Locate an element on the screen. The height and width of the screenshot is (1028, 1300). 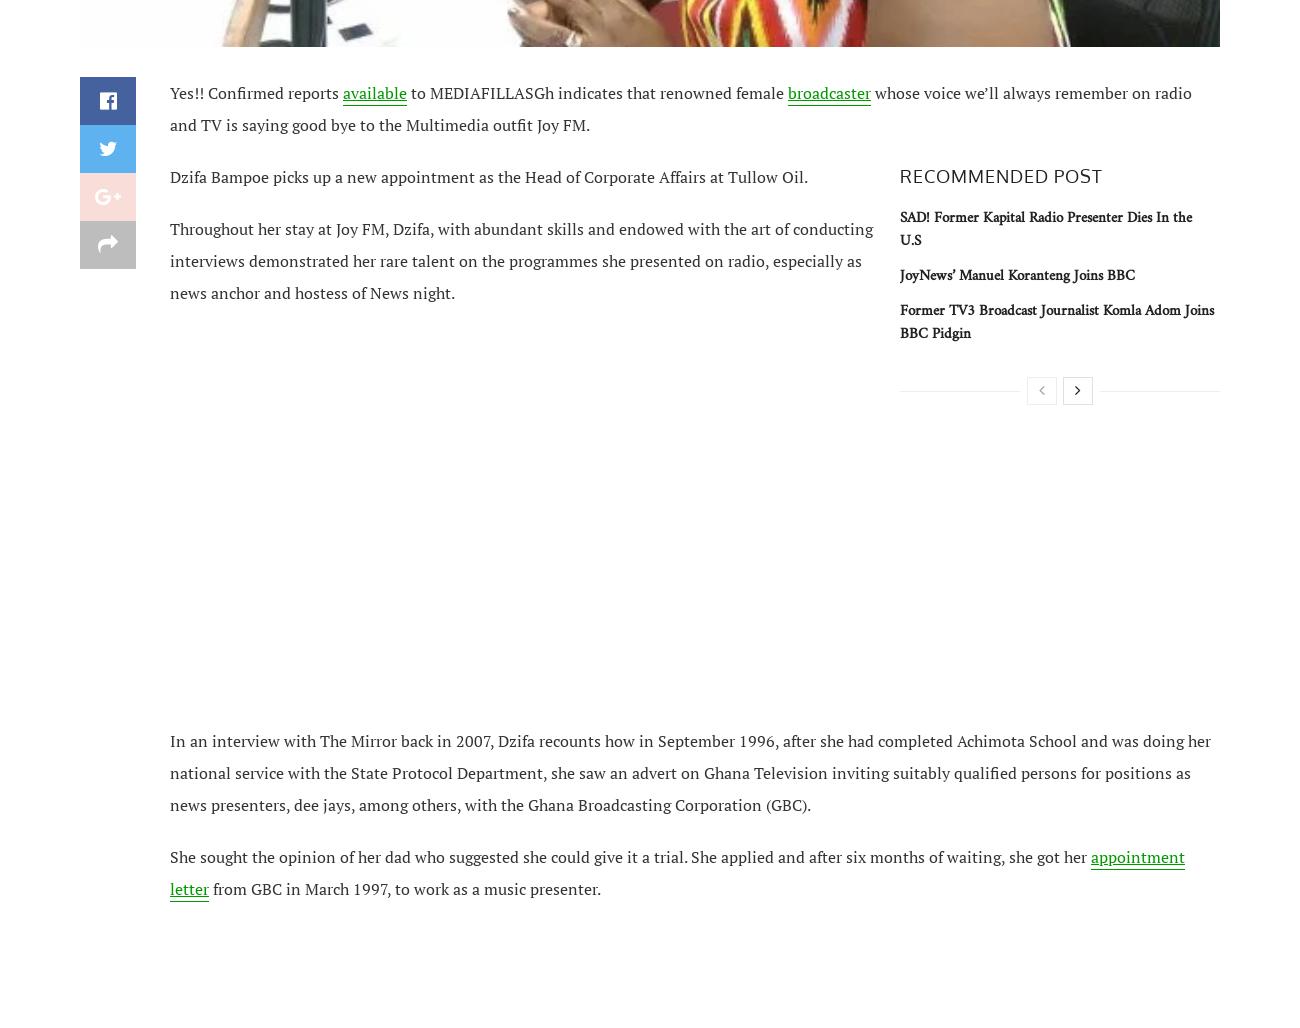
'voice we’ll always remember on radio and TV is saying good bye to the Multimedia outfit Joy FM.' is located at coordinates (679, 107).